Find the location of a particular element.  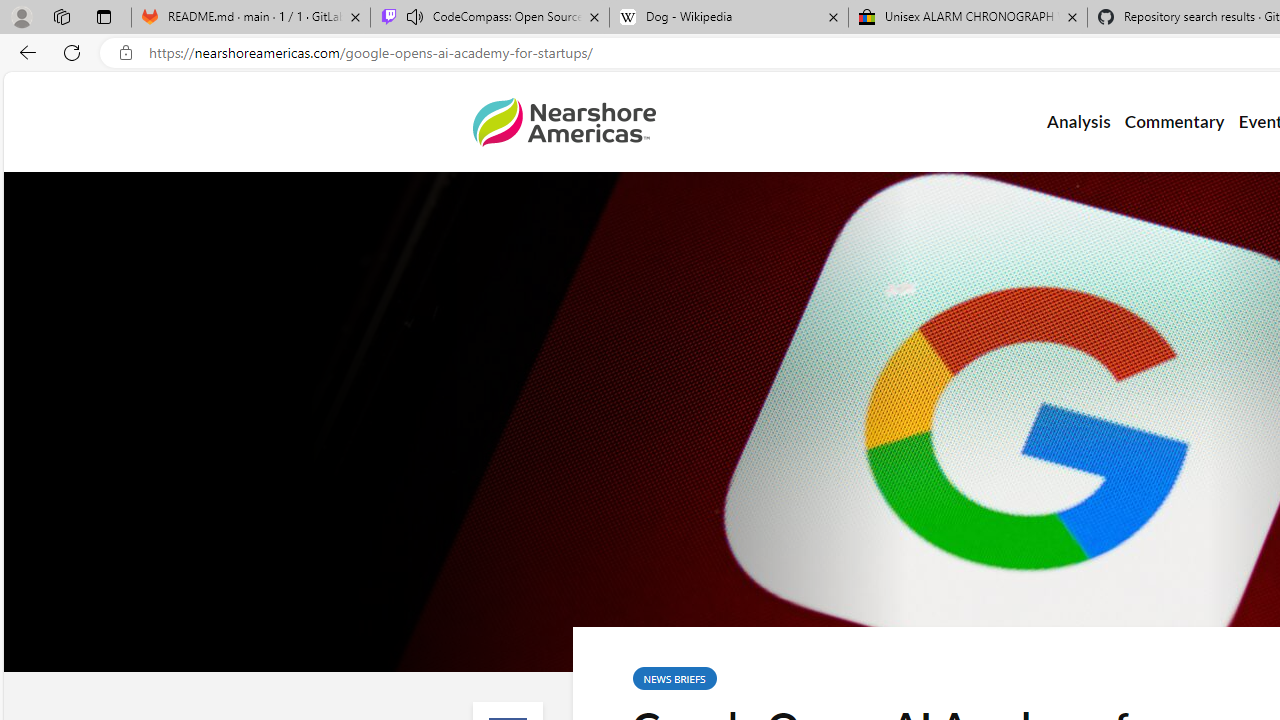

'Dog - Wikipedia' is located at coordinates (728, 17).